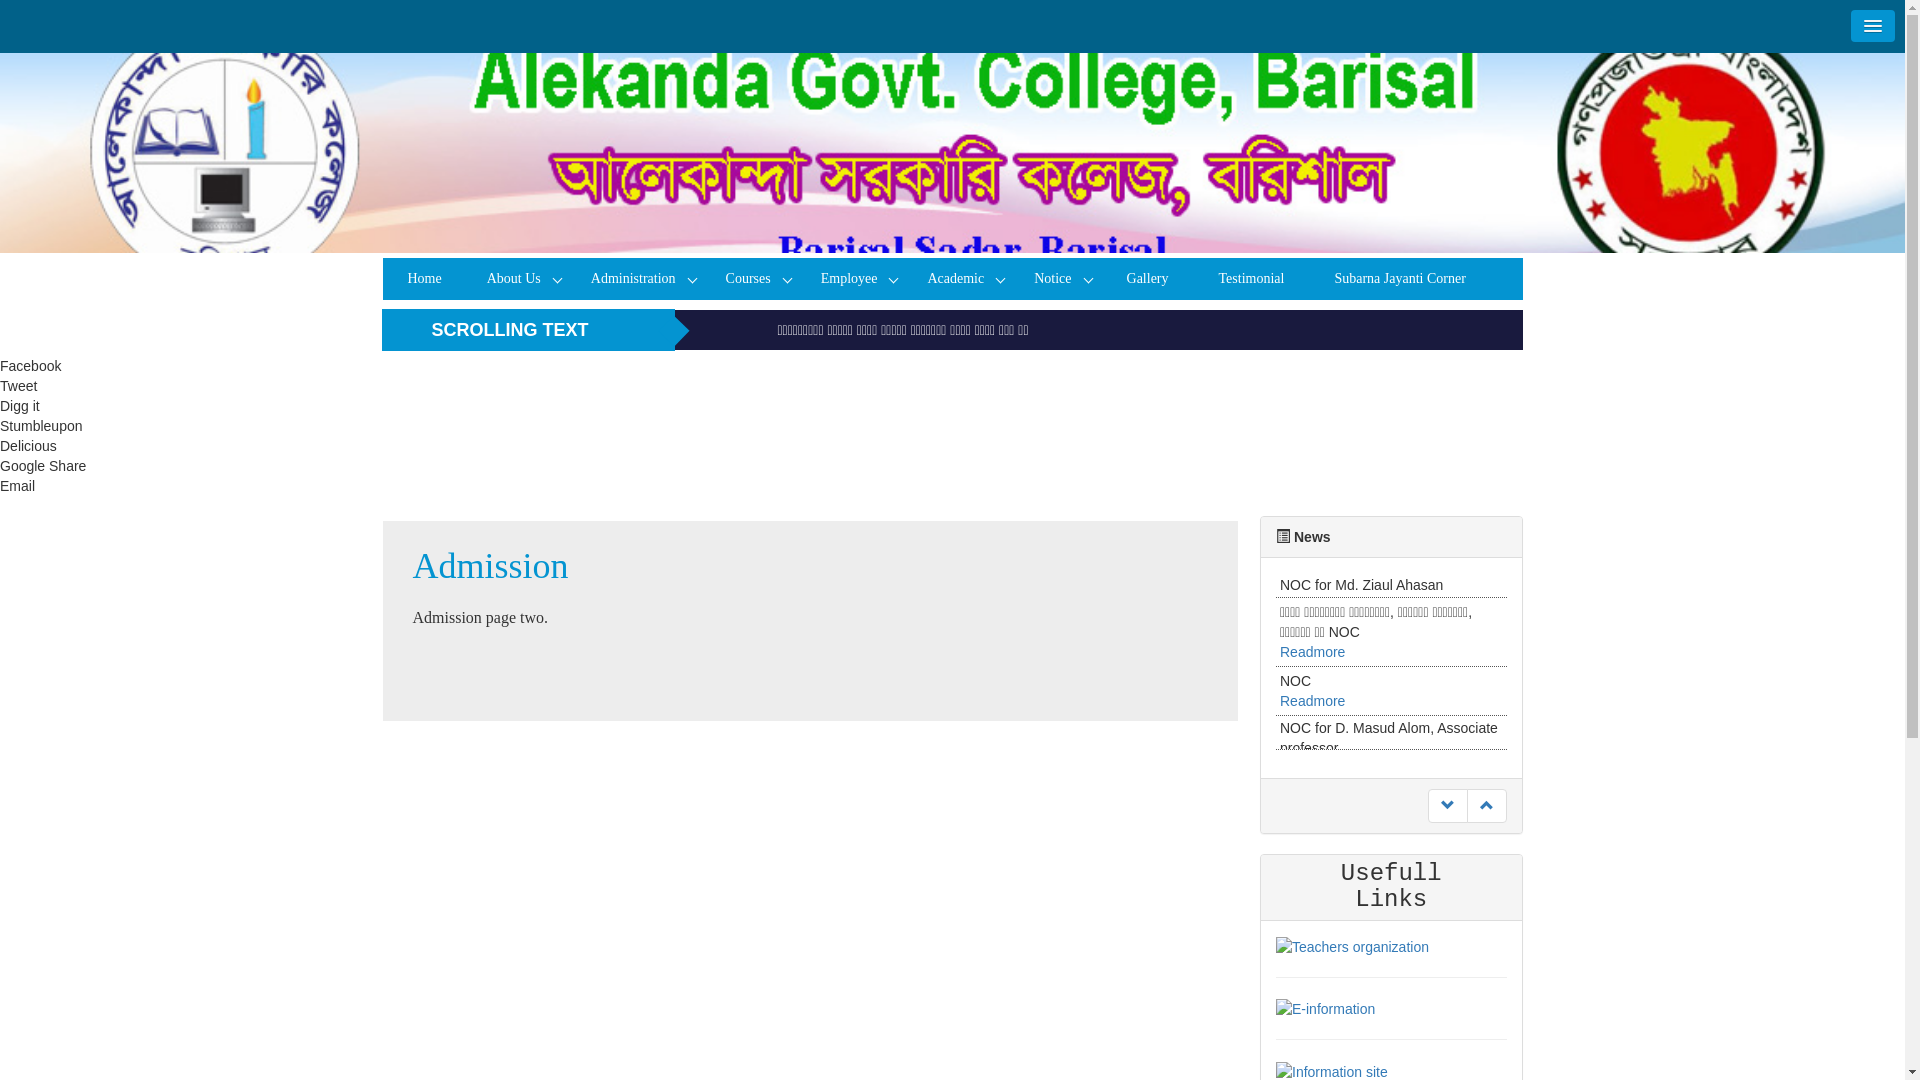 This screenshot has width=1920, height=1080. I want to click on 'Courses', so click(752, 278).